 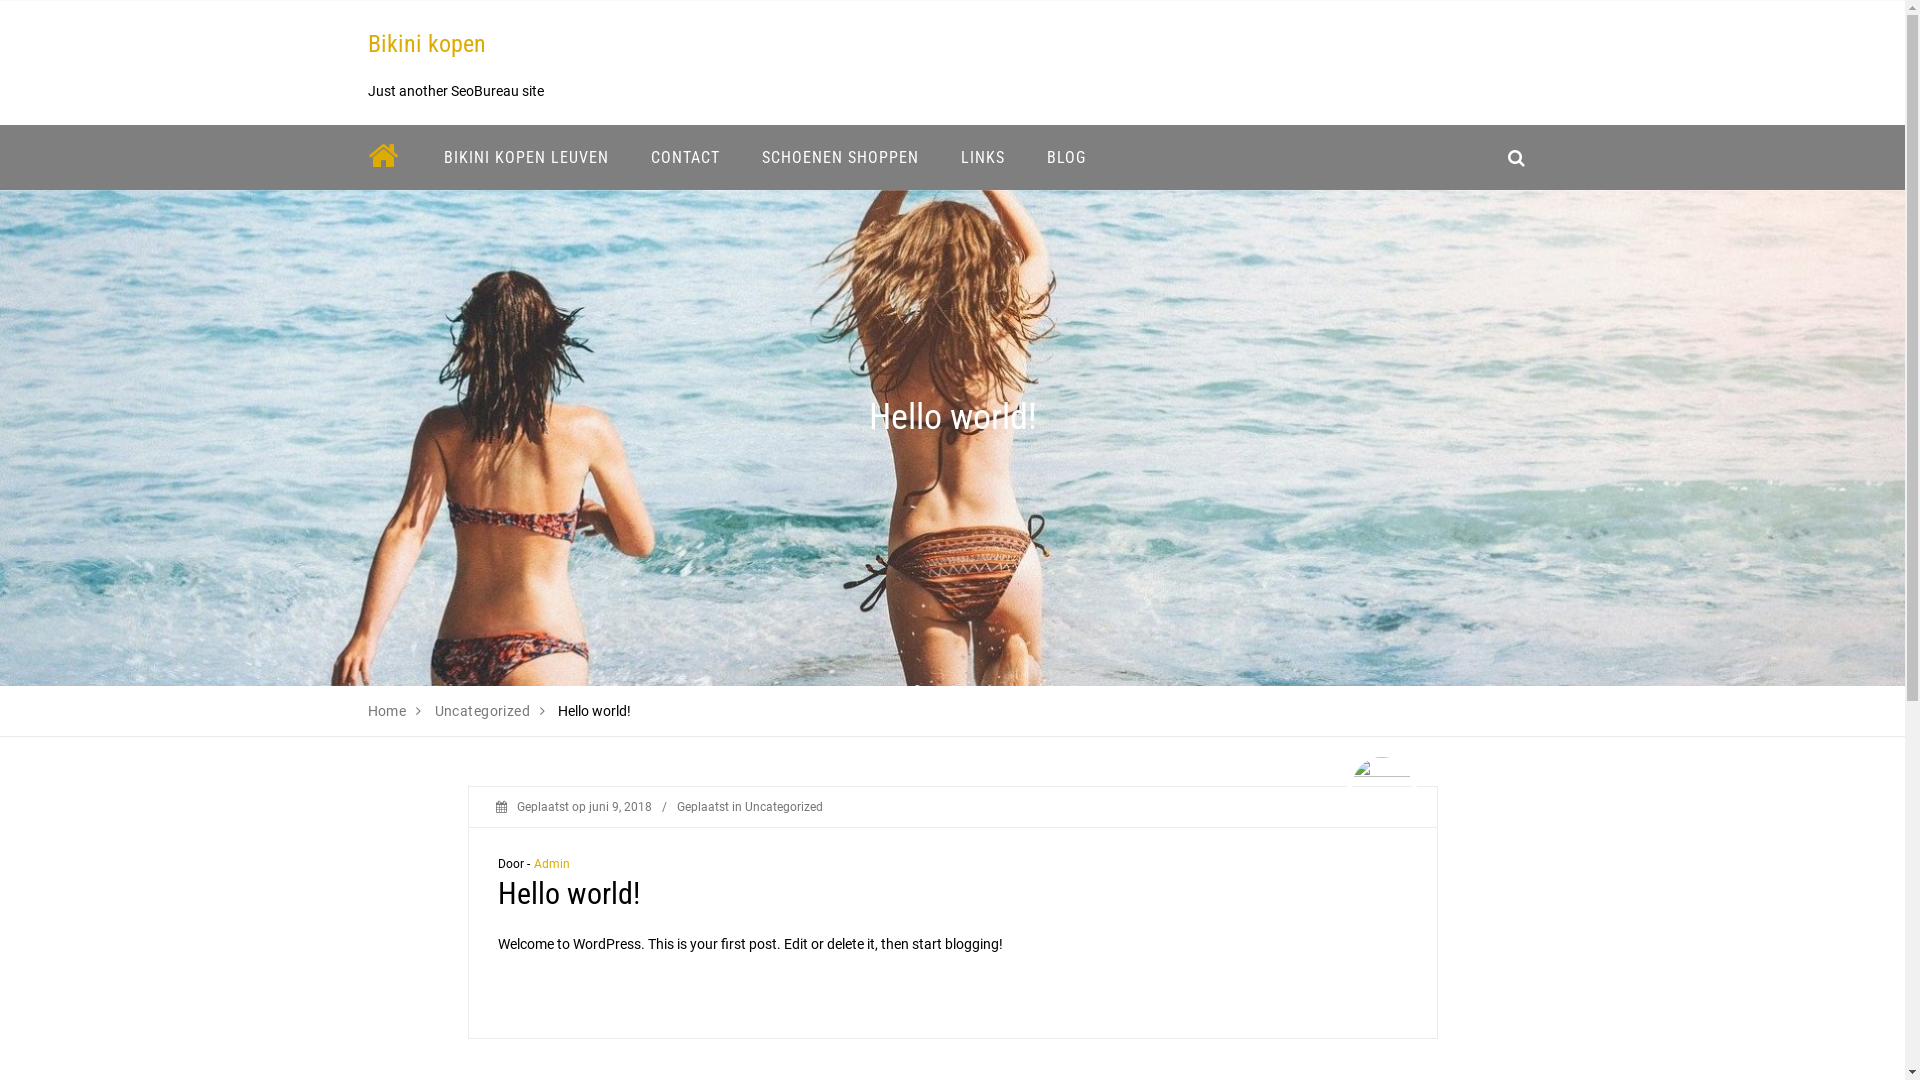 What do you see at coordinates (525, 156) in the screenshot?
I see `'BIKINI KOPEN LEUVEN'` at bounding box center [525, 156].